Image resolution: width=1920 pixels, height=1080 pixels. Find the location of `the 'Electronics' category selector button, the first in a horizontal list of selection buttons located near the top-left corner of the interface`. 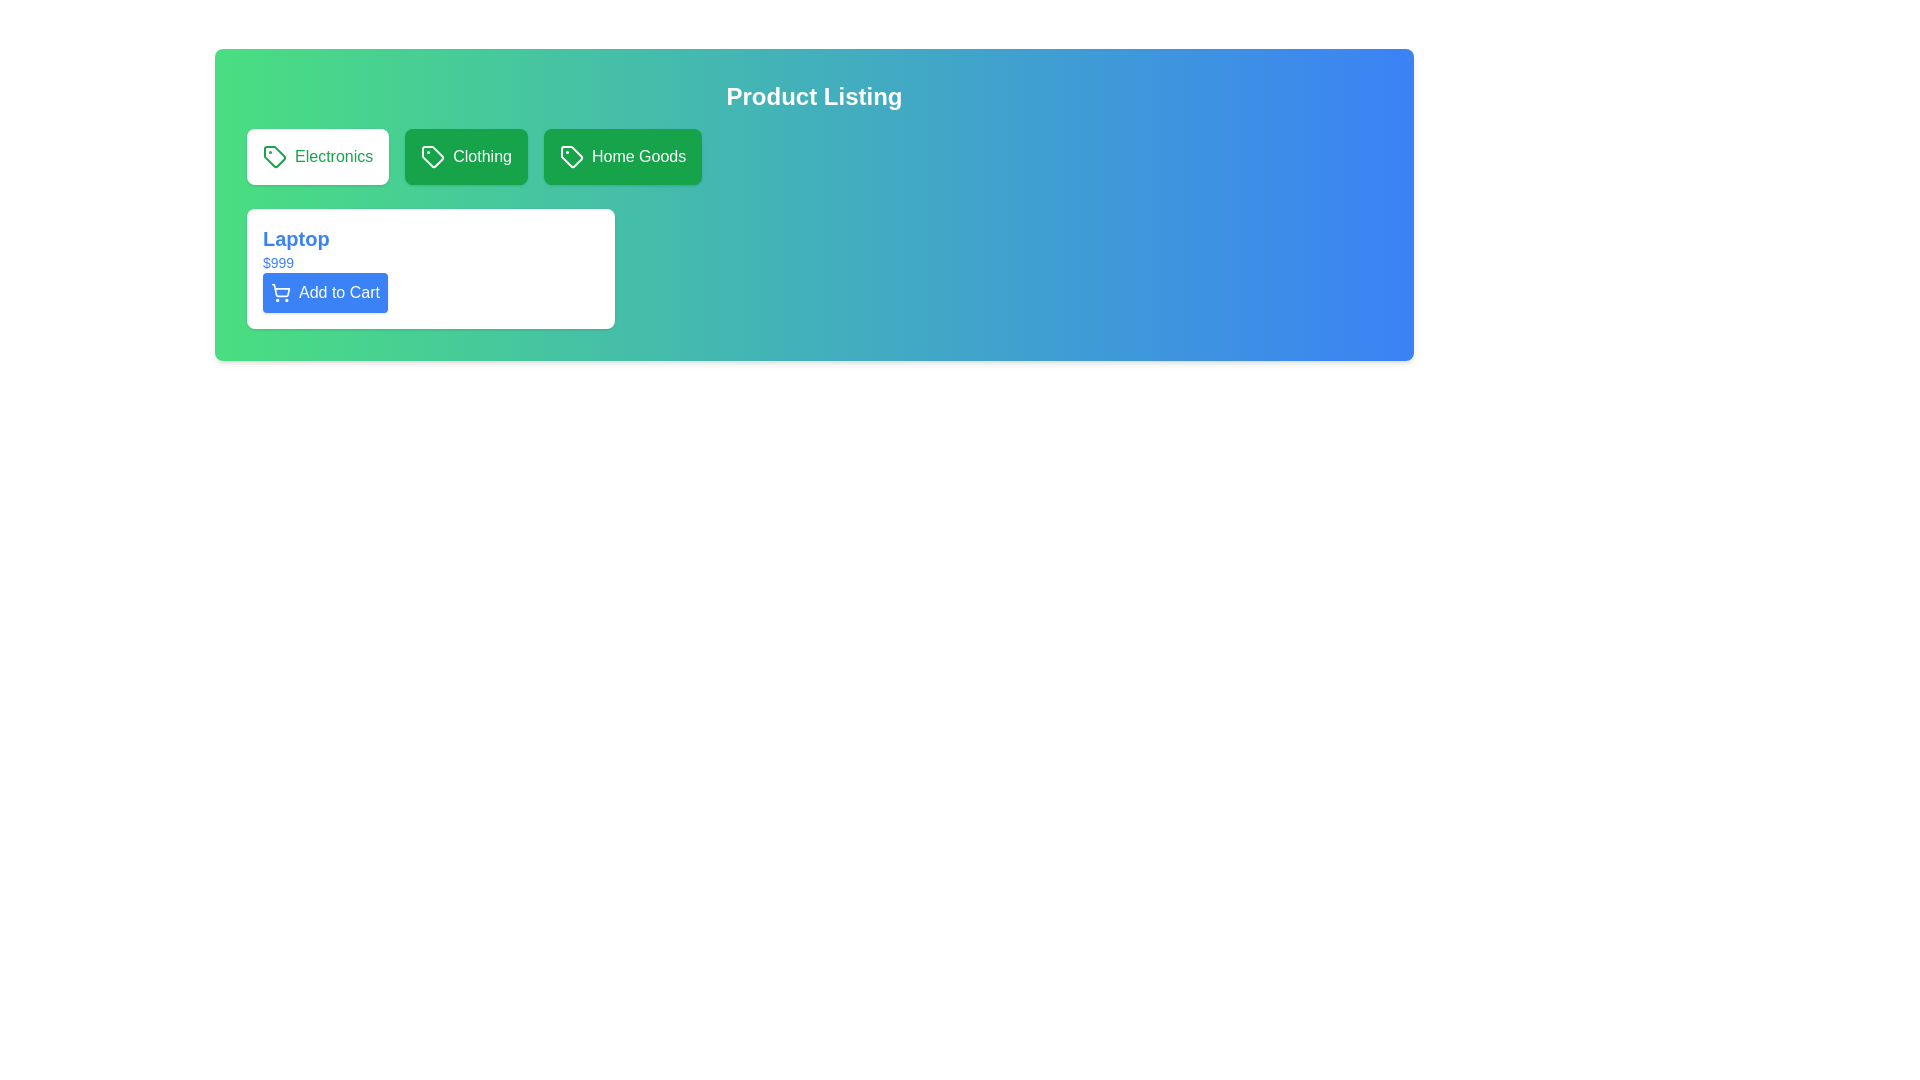

the 'Electronics' category selector button, the first in a horizontal list of selection buttons located near the top-left corner of the interface is located at coordinates (317, 156).